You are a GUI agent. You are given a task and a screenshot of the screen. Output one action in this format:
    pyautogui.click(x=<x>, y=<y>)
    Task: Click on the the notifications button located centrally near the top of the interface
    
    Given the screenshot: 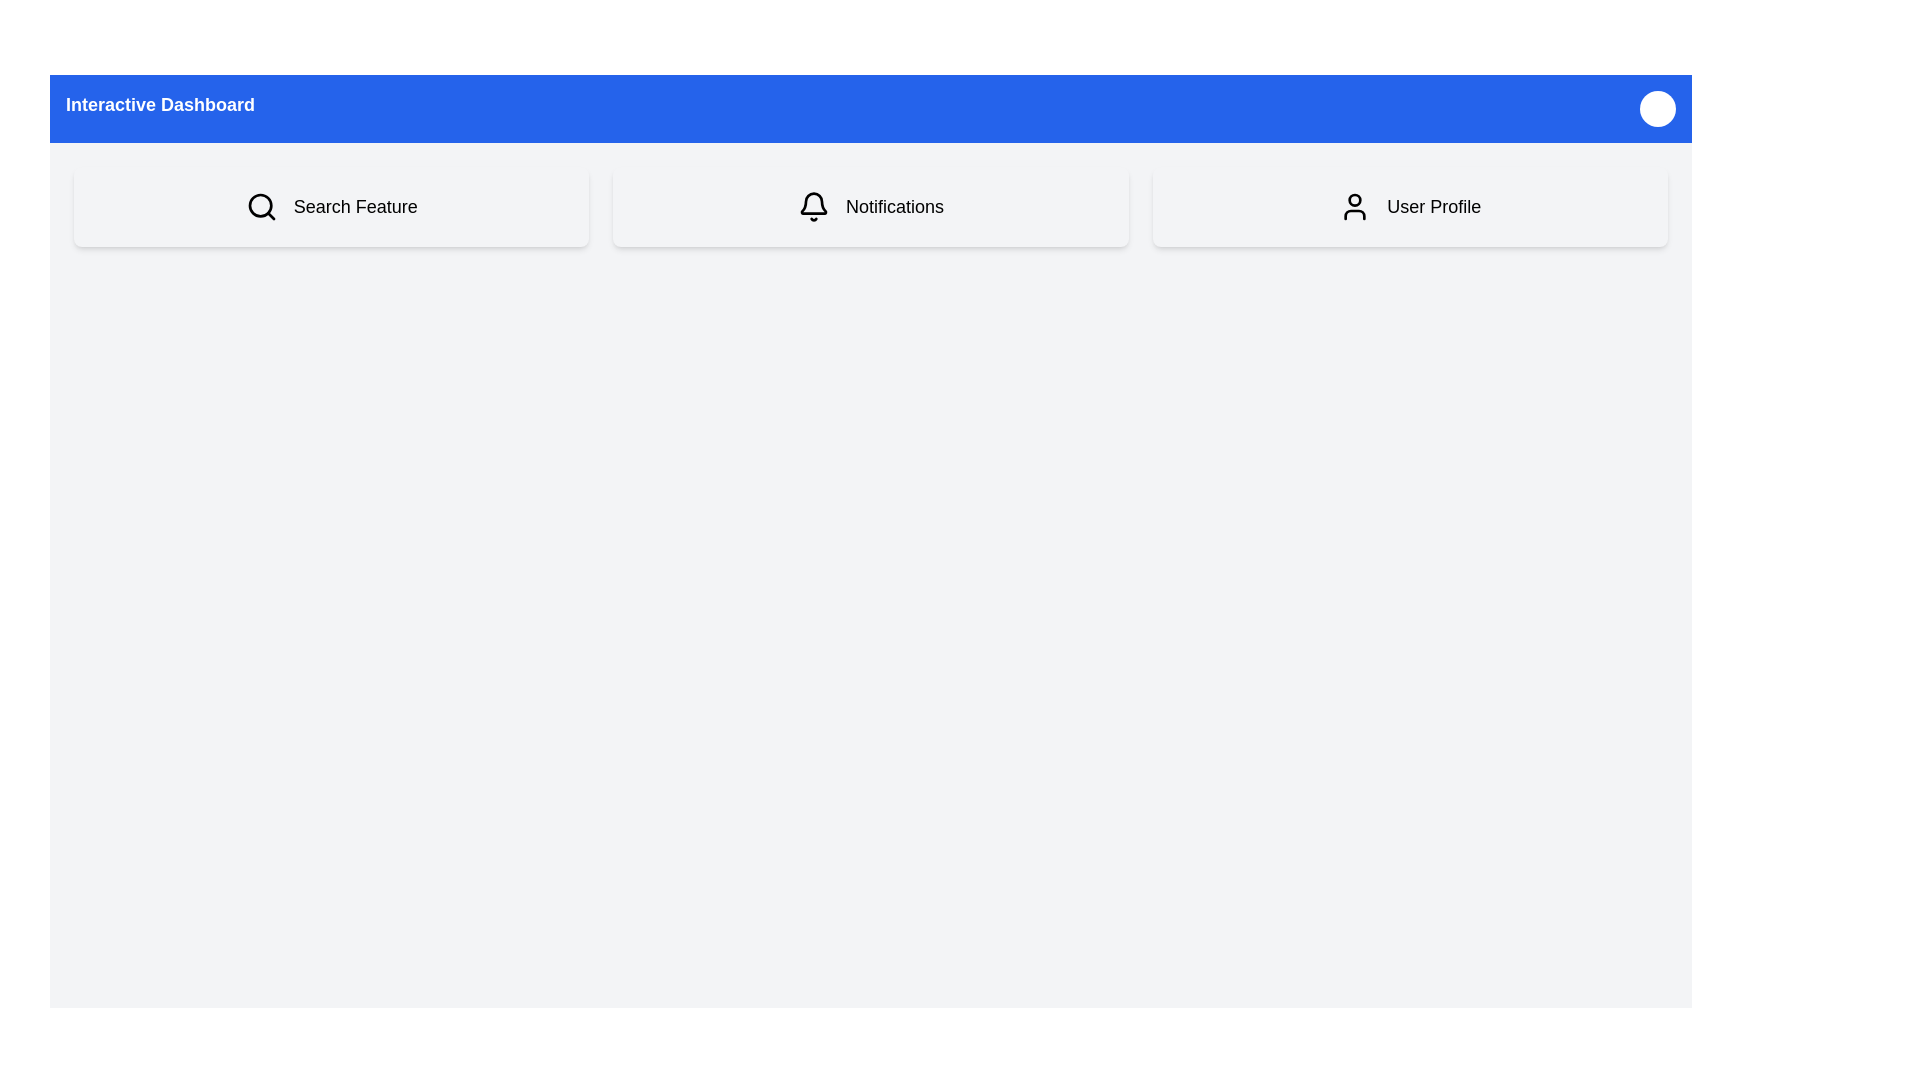 What is the action you would take?
    pyautogui.click(x=870, y=207)
    